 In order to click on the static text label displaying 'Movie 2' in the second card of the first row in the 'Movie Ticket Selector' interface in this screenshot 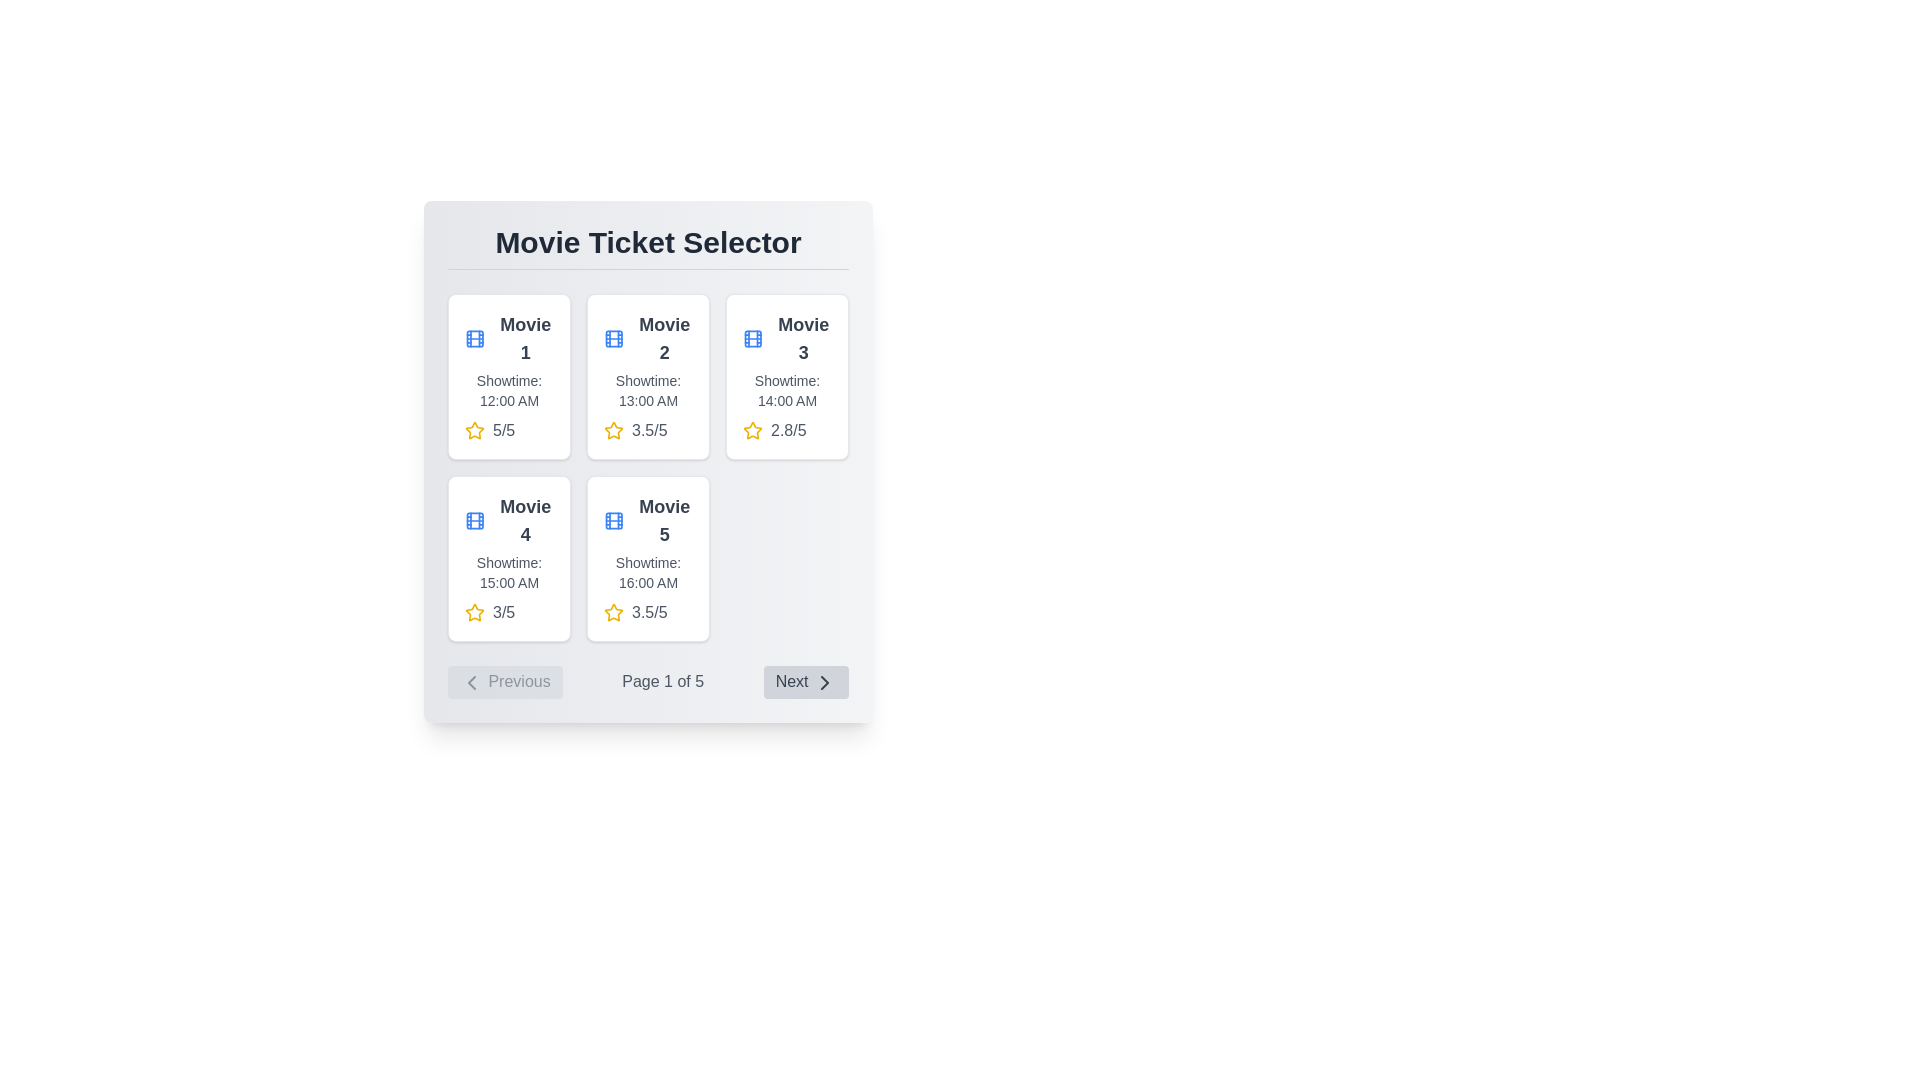, I will do `click(664, 338)`.